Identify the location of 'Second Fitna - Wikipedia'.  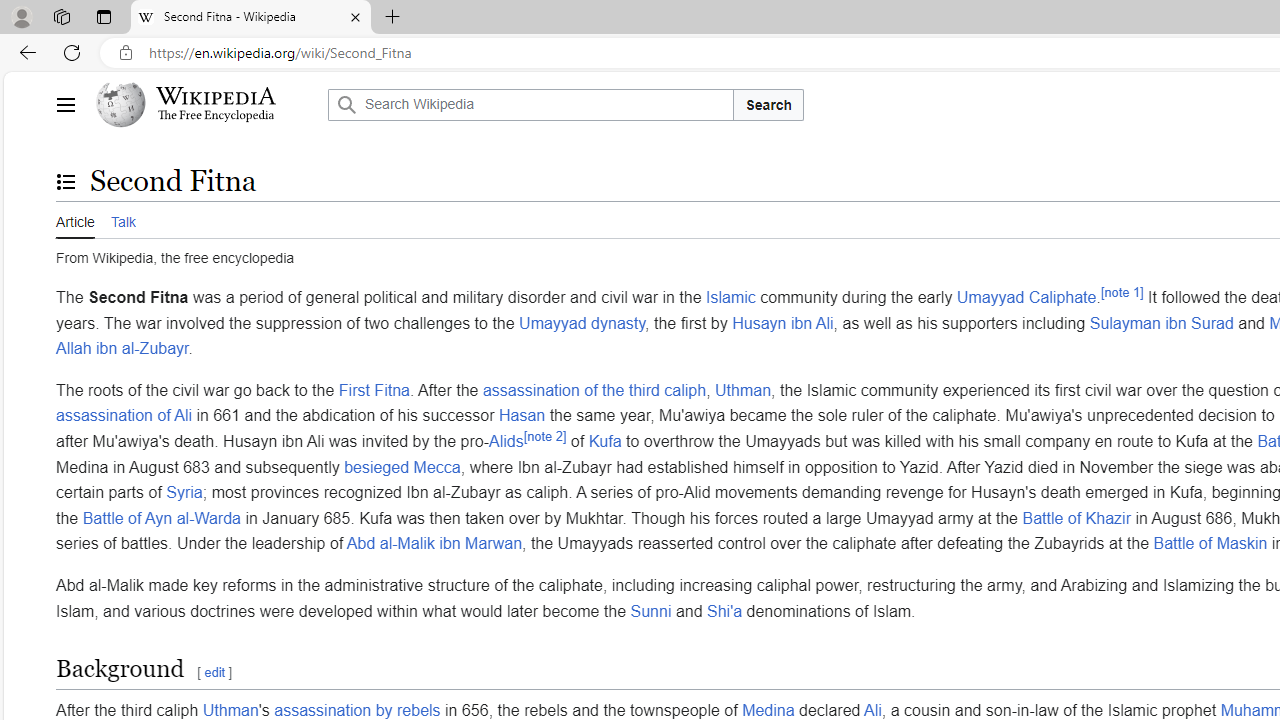
(249, 17).